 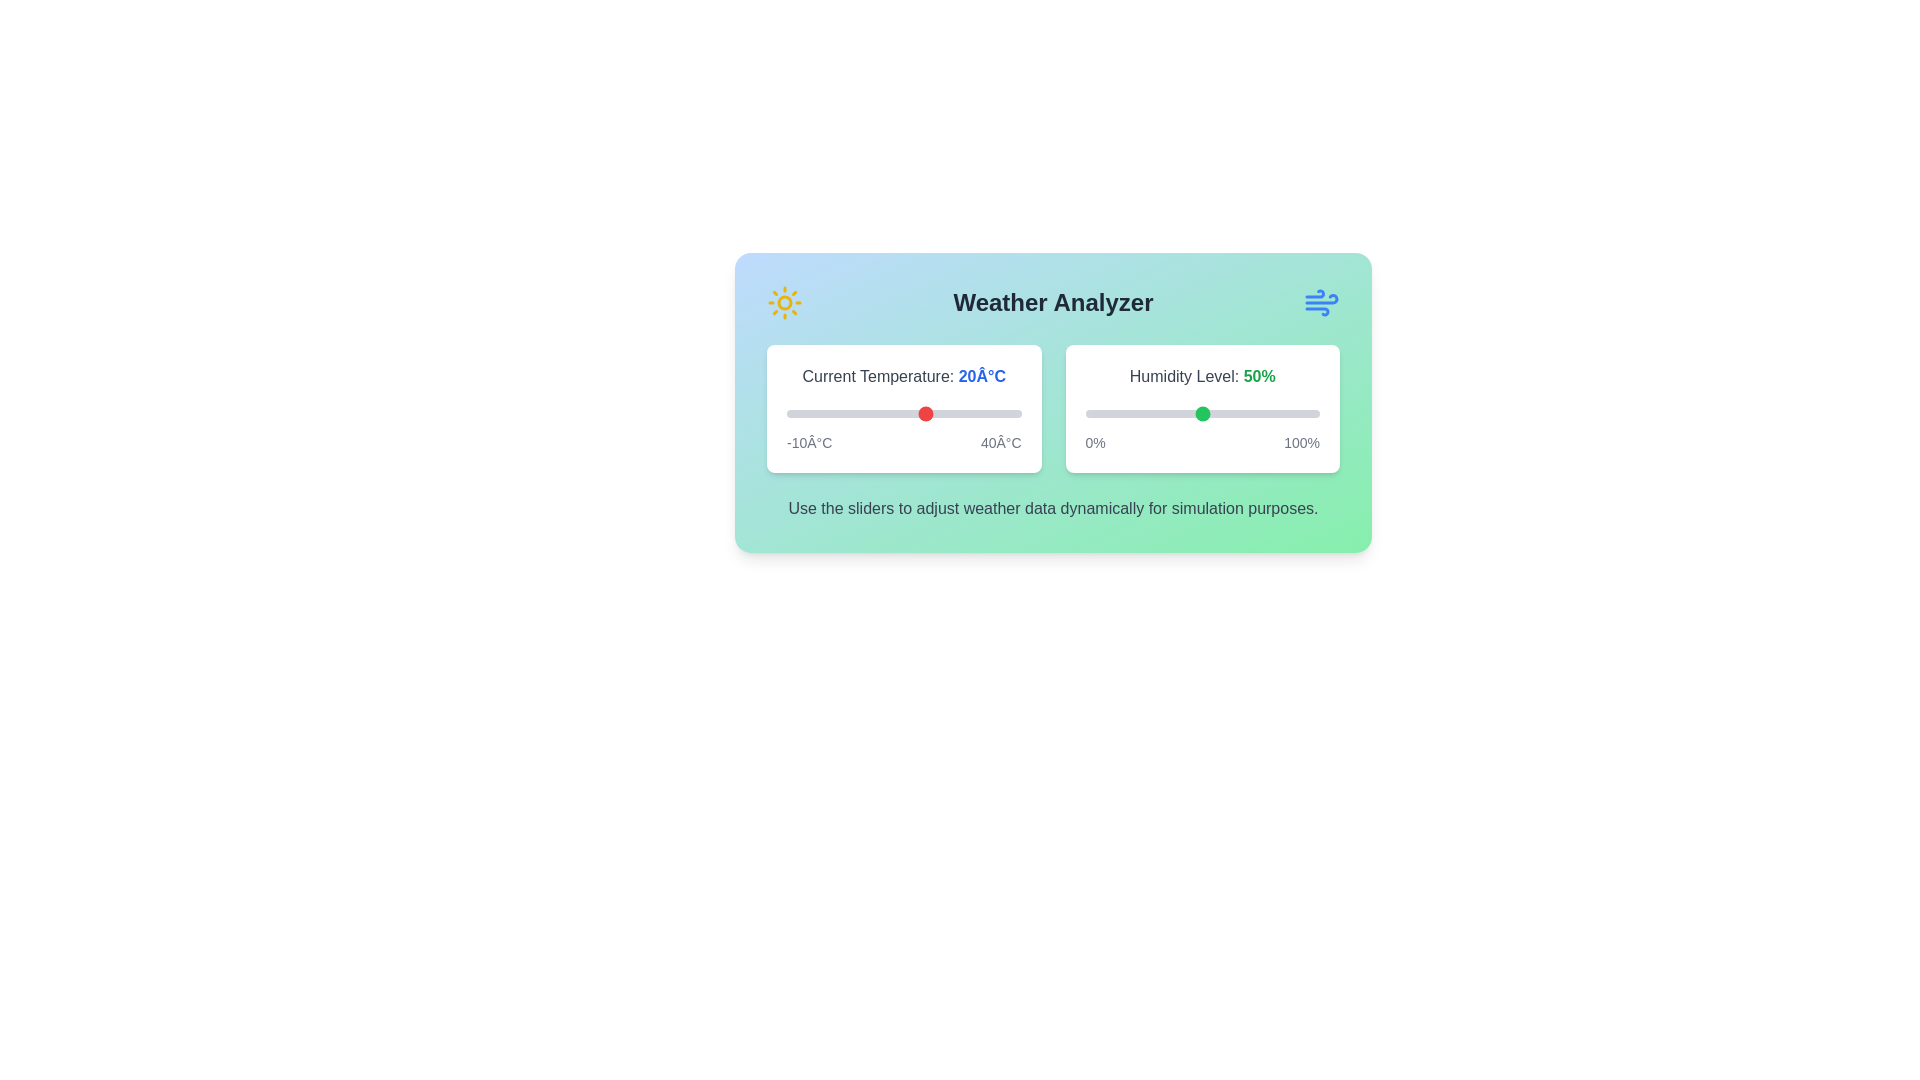 I want to click on the temperature slider to 12°C, so click(x=889, y=412).